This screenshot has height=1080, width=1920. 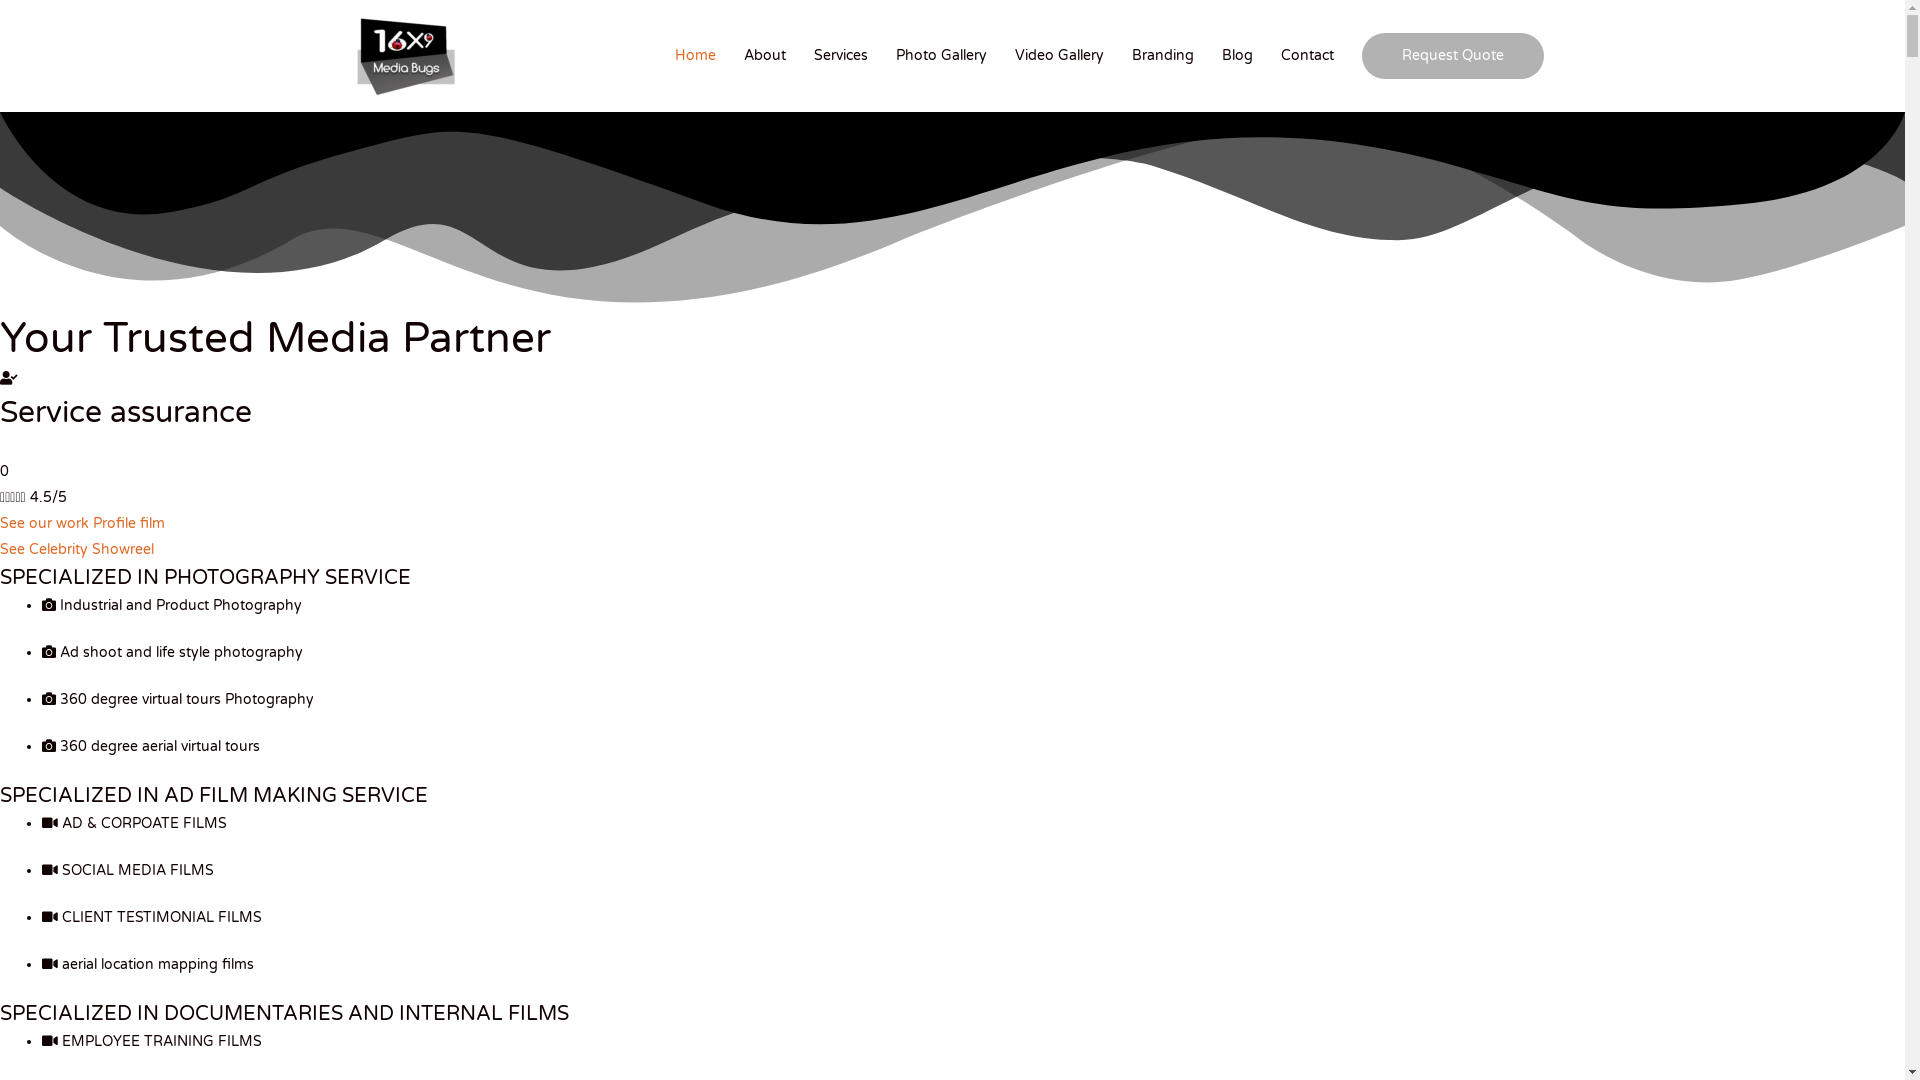 What do you see at coordinates (1162, 55) in the screenshot?
I see `'Branding'` at bounding box center [1162, 55].